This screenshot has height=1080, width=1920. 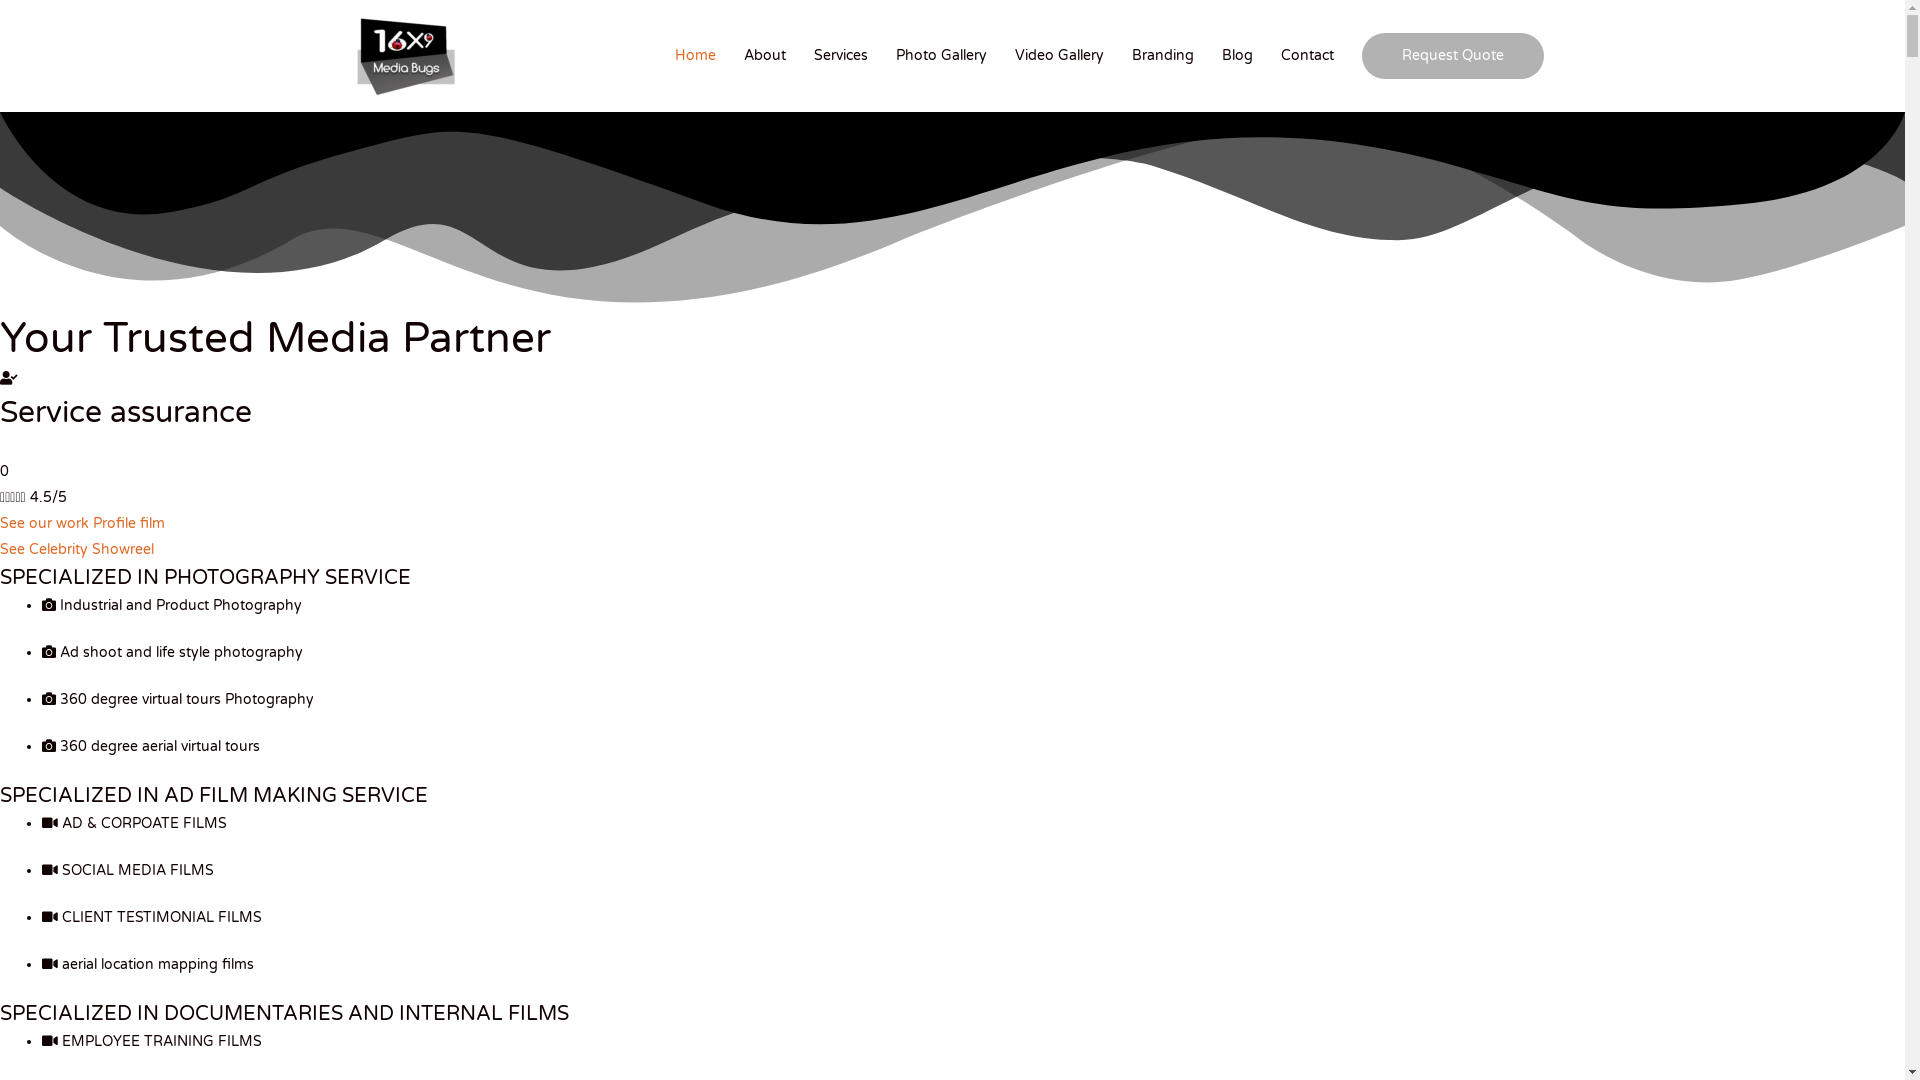 What do you see at coordinates (1162, 55) in the screenshot?
I see `'Branding'` at bounding box center [1162, 55].